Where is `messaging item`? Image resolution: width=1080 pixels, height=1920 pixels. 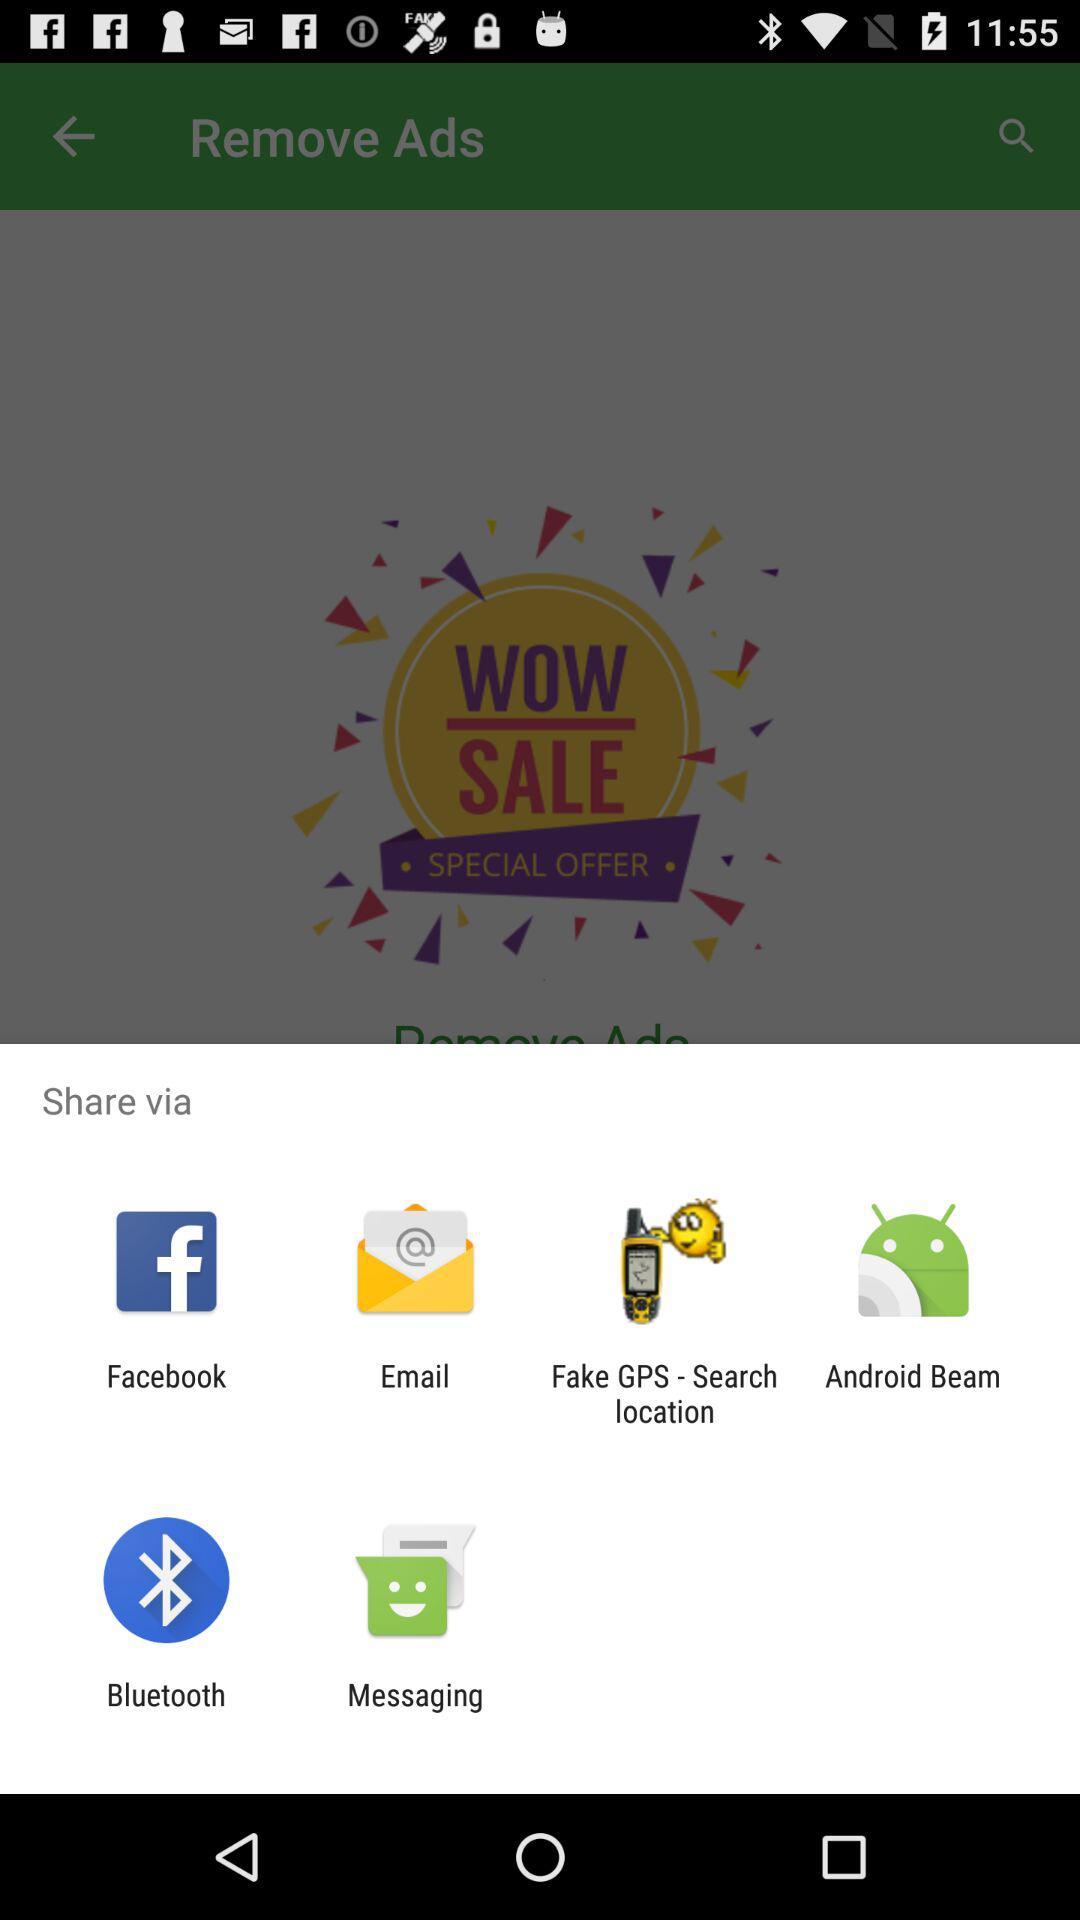 messaging item is located at coordinates (414, 1711).